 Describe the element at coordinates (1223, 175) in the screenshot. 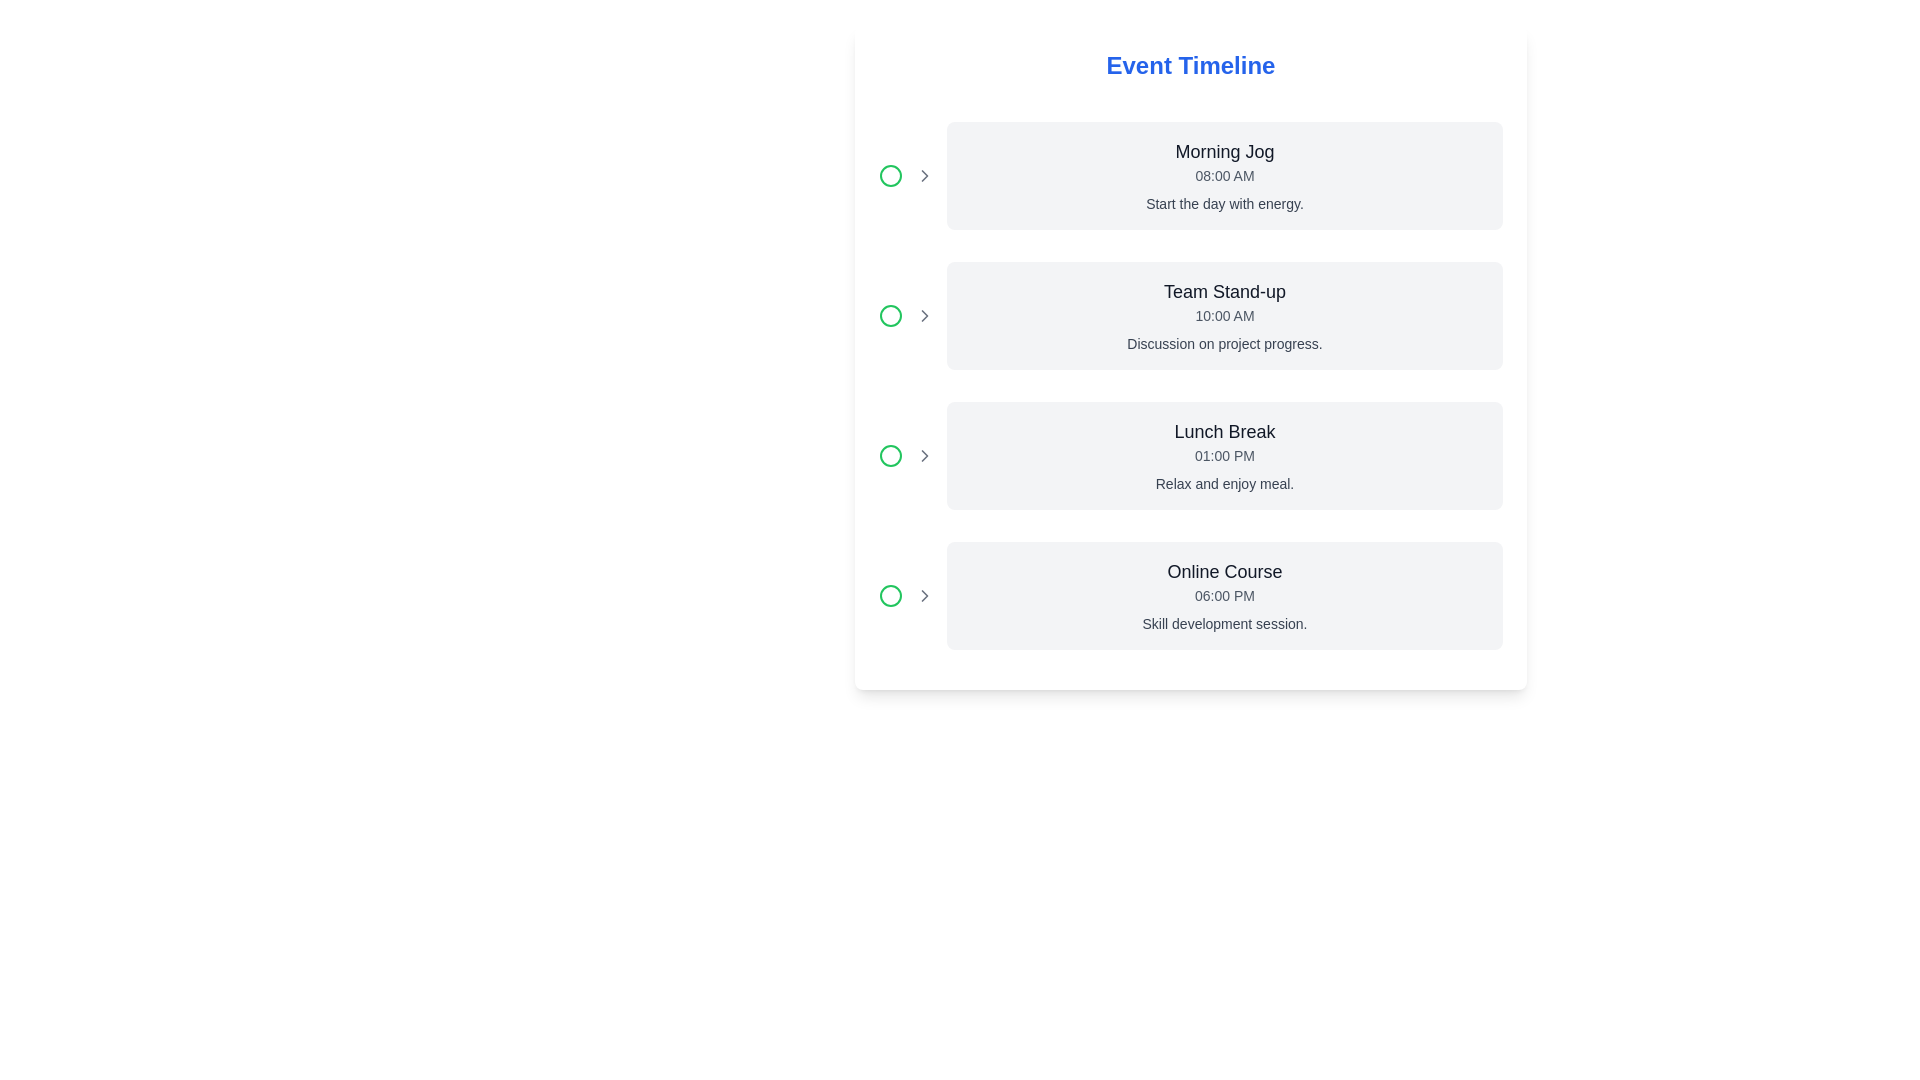

I see `the first card-like block in the 'Event Timeline' section displaying the title 'Morning Jog', which includes the time '08:00 AM' and the description 'Start the day with energy.'` at that location.